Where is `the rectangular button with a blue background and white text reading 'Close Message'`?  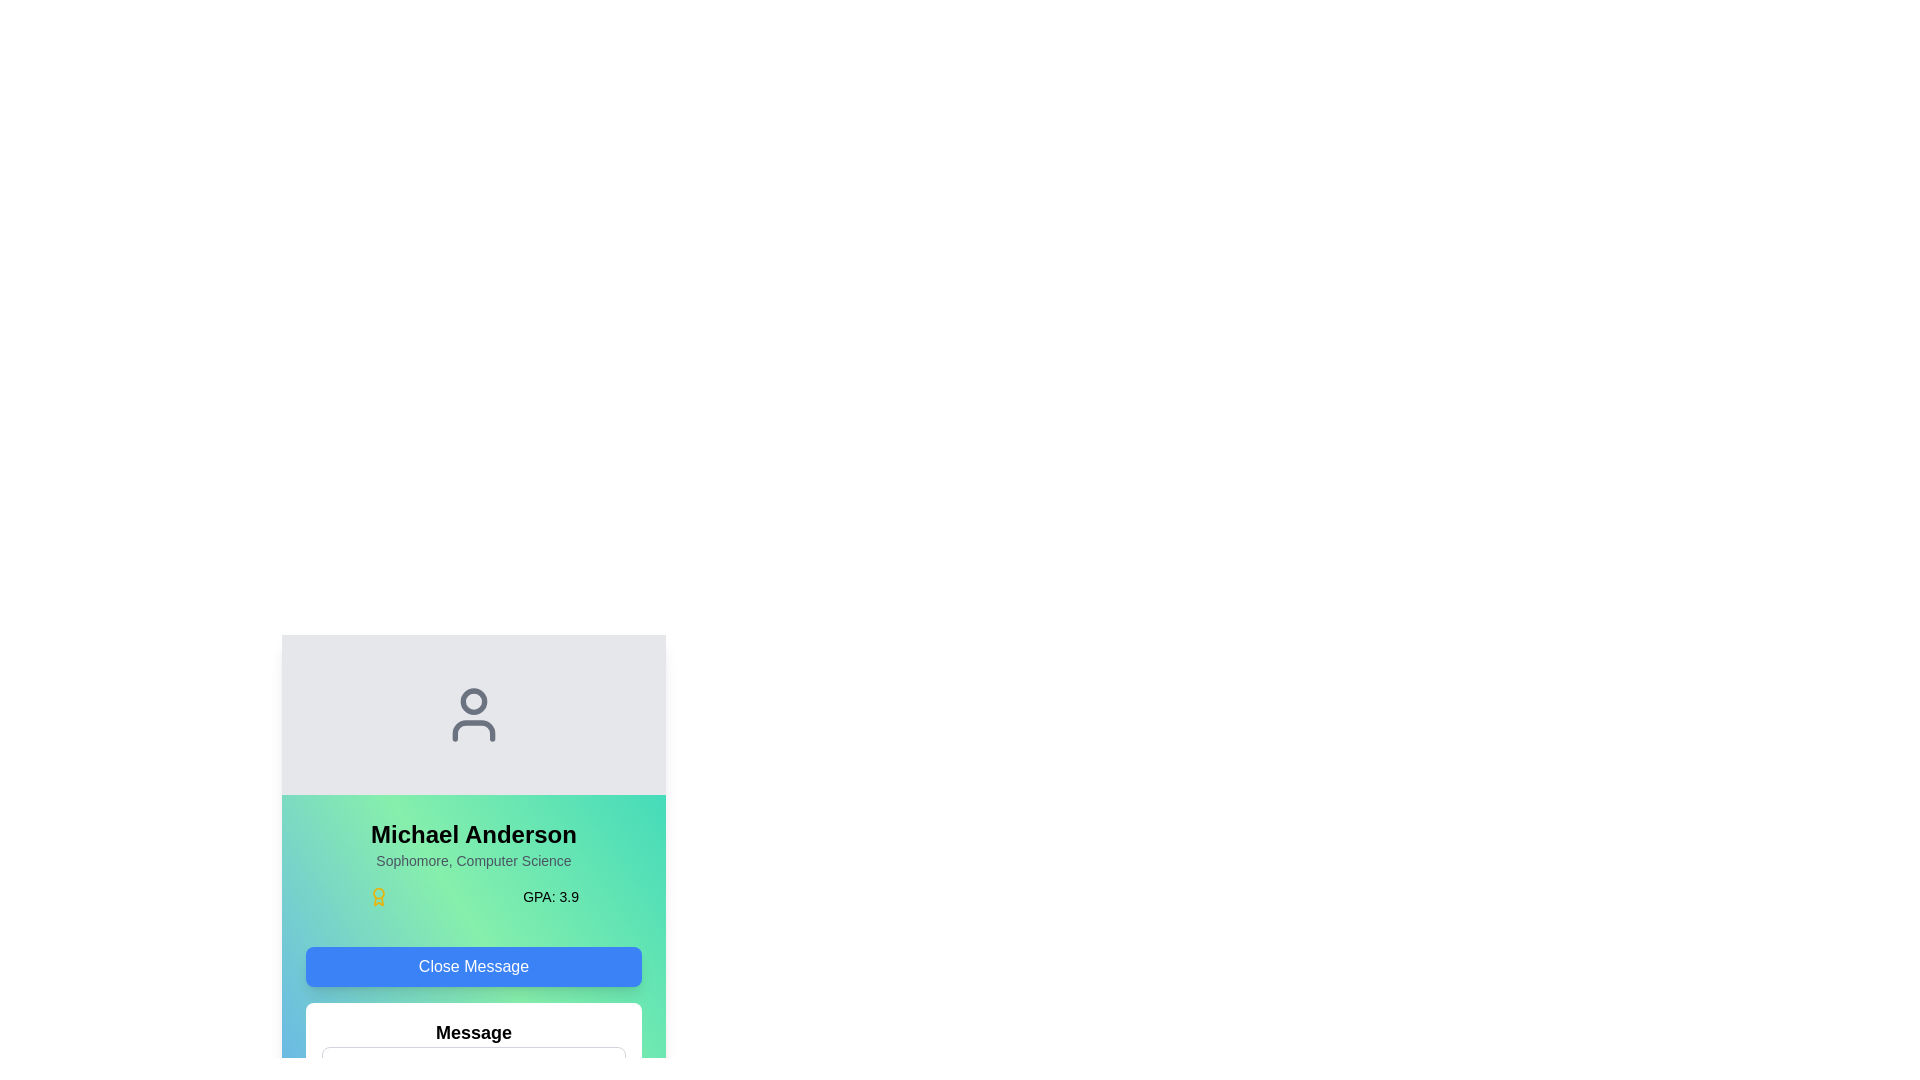
the rectangular button with a blue background and white text reading 'Close Message' is located at coordinates (473, 966).